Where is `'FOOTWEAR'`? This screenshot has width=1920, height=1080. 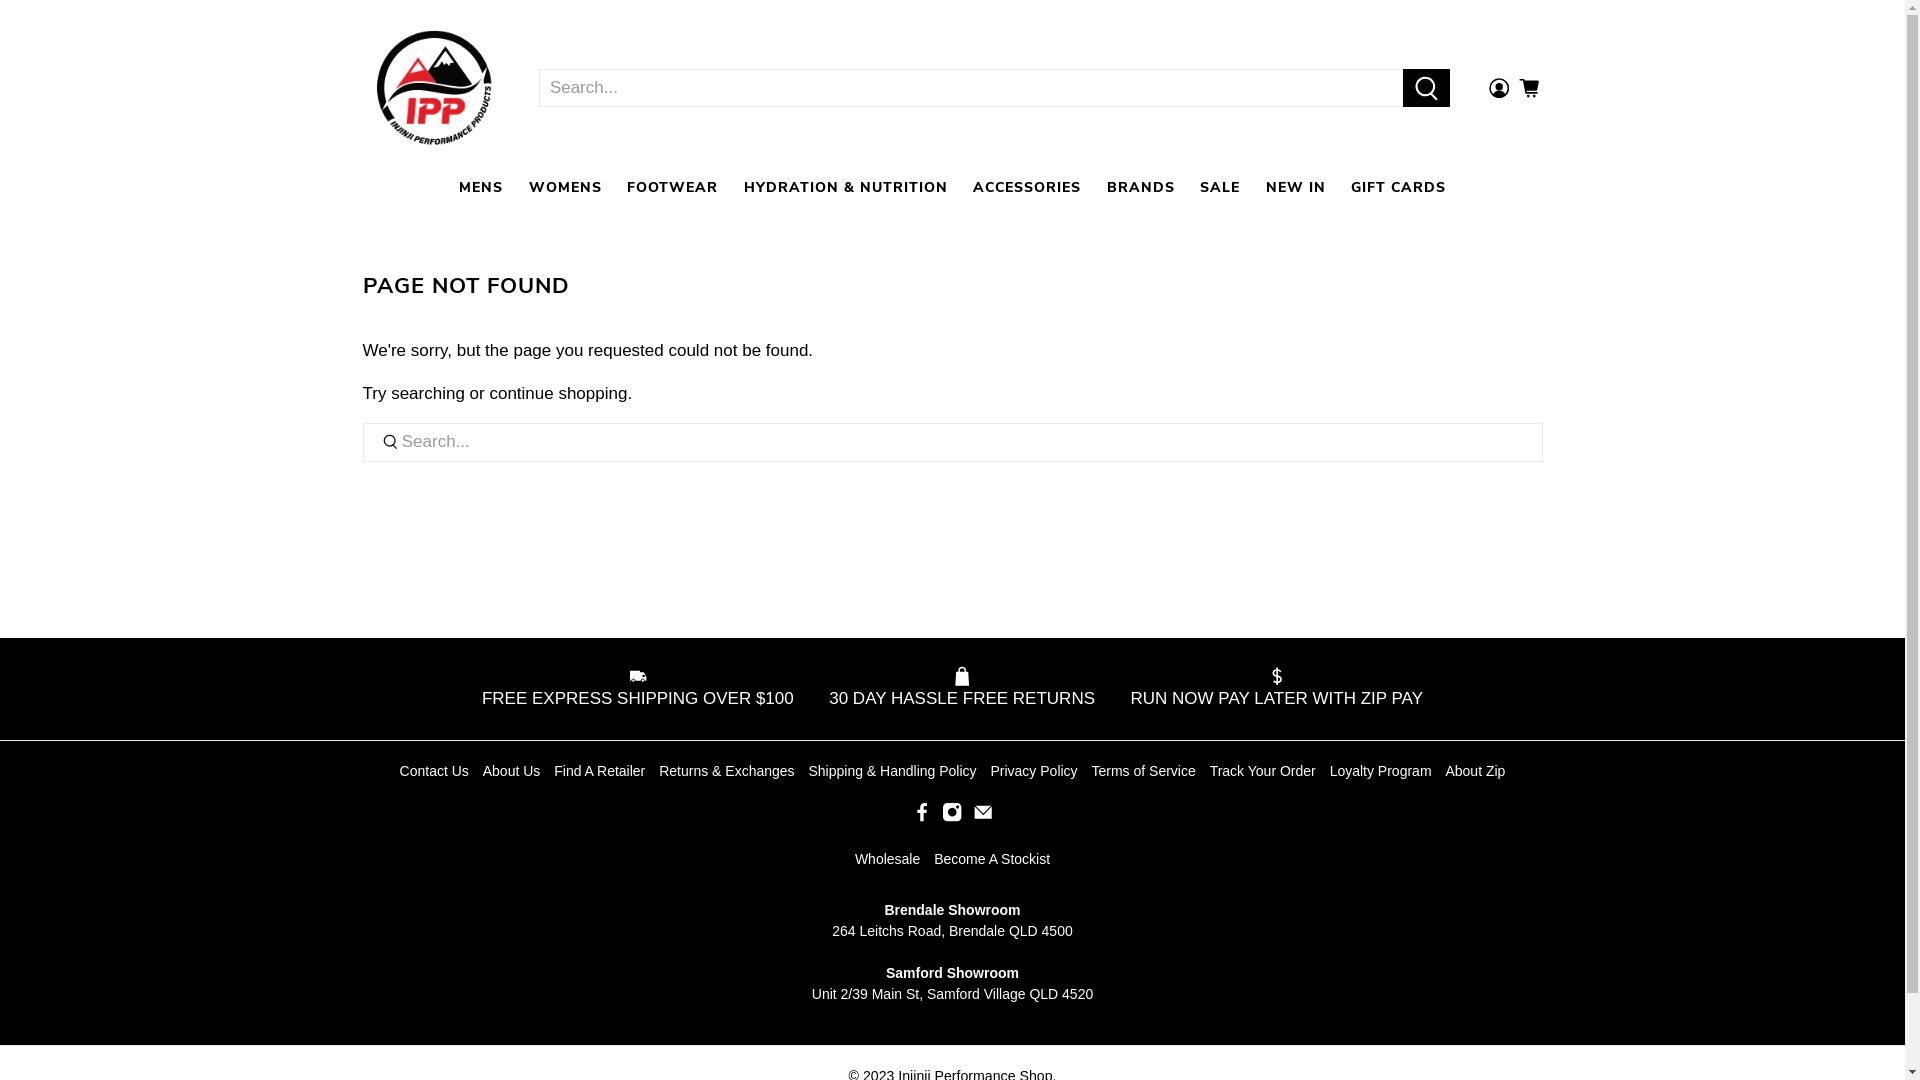
'FOOTWEAR' is located at coordinates (672, 187).